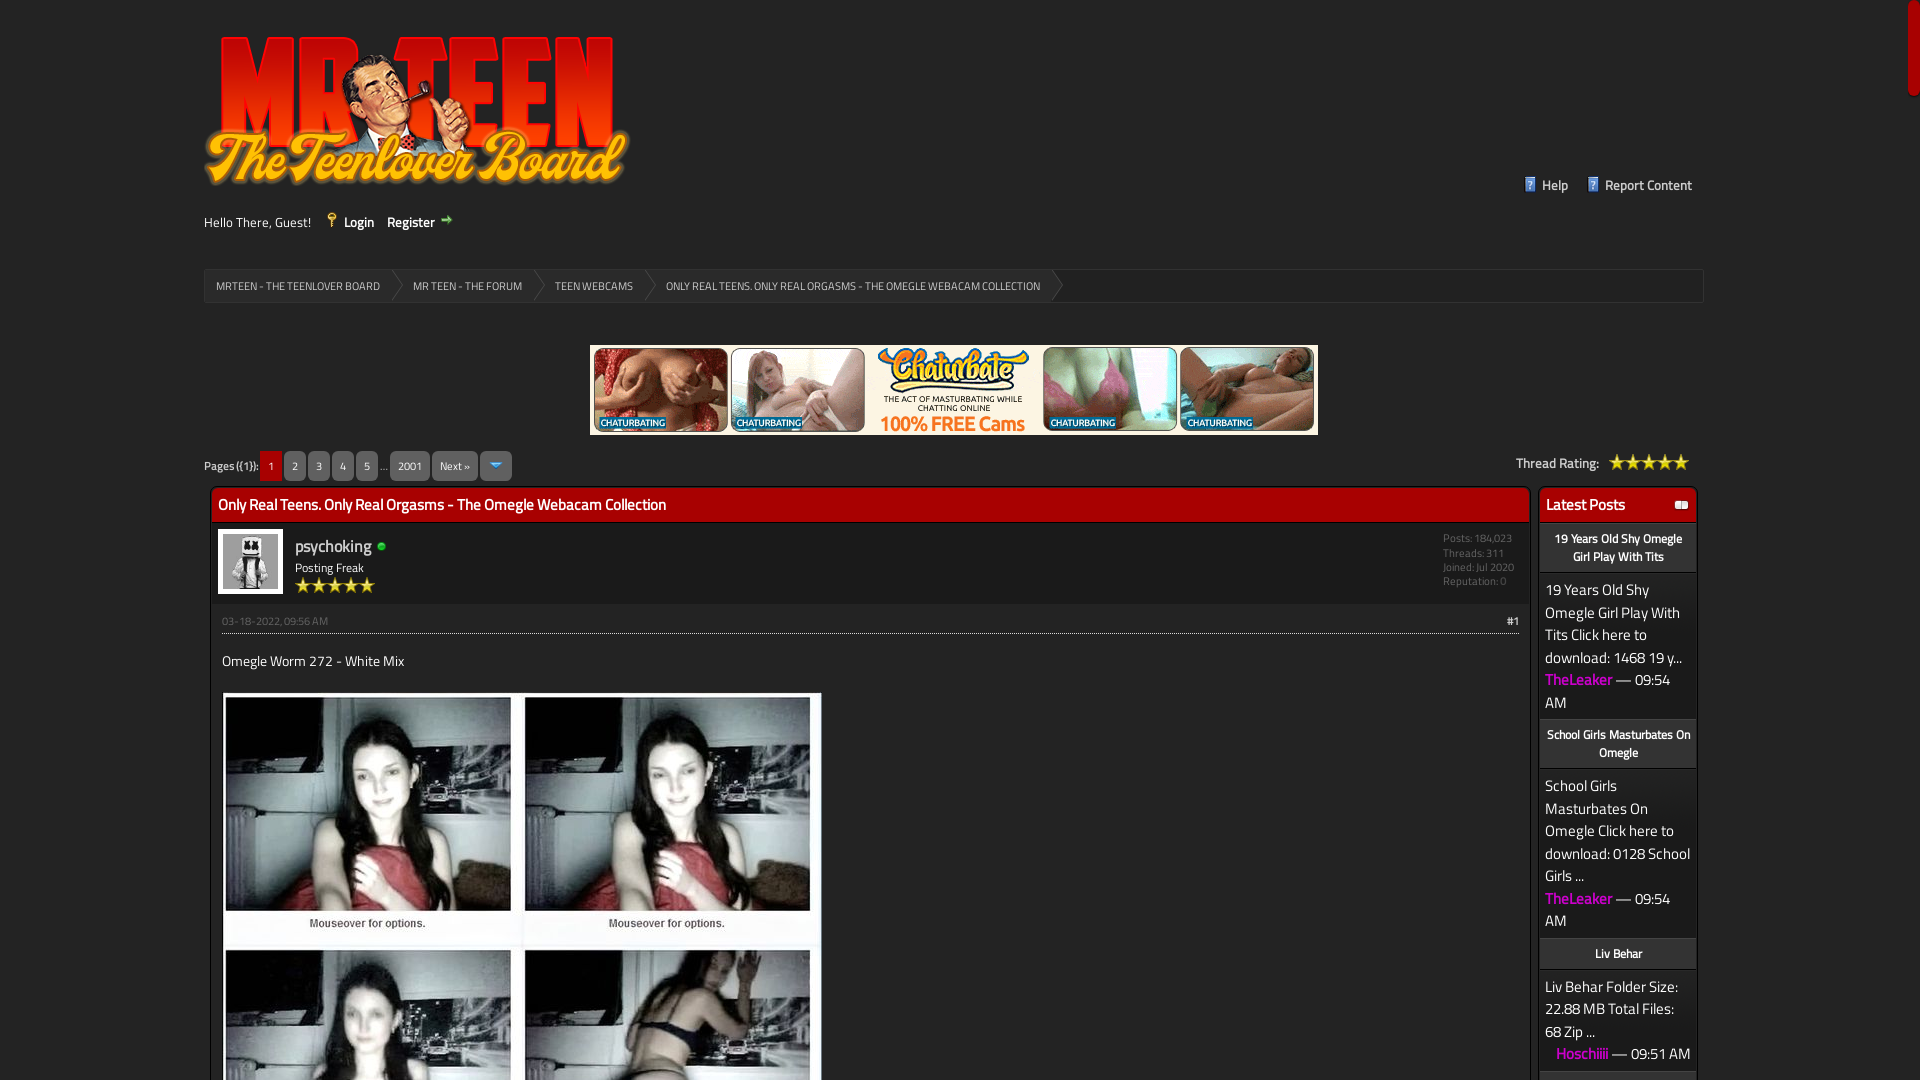 Image resolution: width=1920 pixels, height=1080 pixels. What do you see at coordinates (495, 466) in the screenshot?
I see `'Jump to page'` at bounding box center [495, 466].